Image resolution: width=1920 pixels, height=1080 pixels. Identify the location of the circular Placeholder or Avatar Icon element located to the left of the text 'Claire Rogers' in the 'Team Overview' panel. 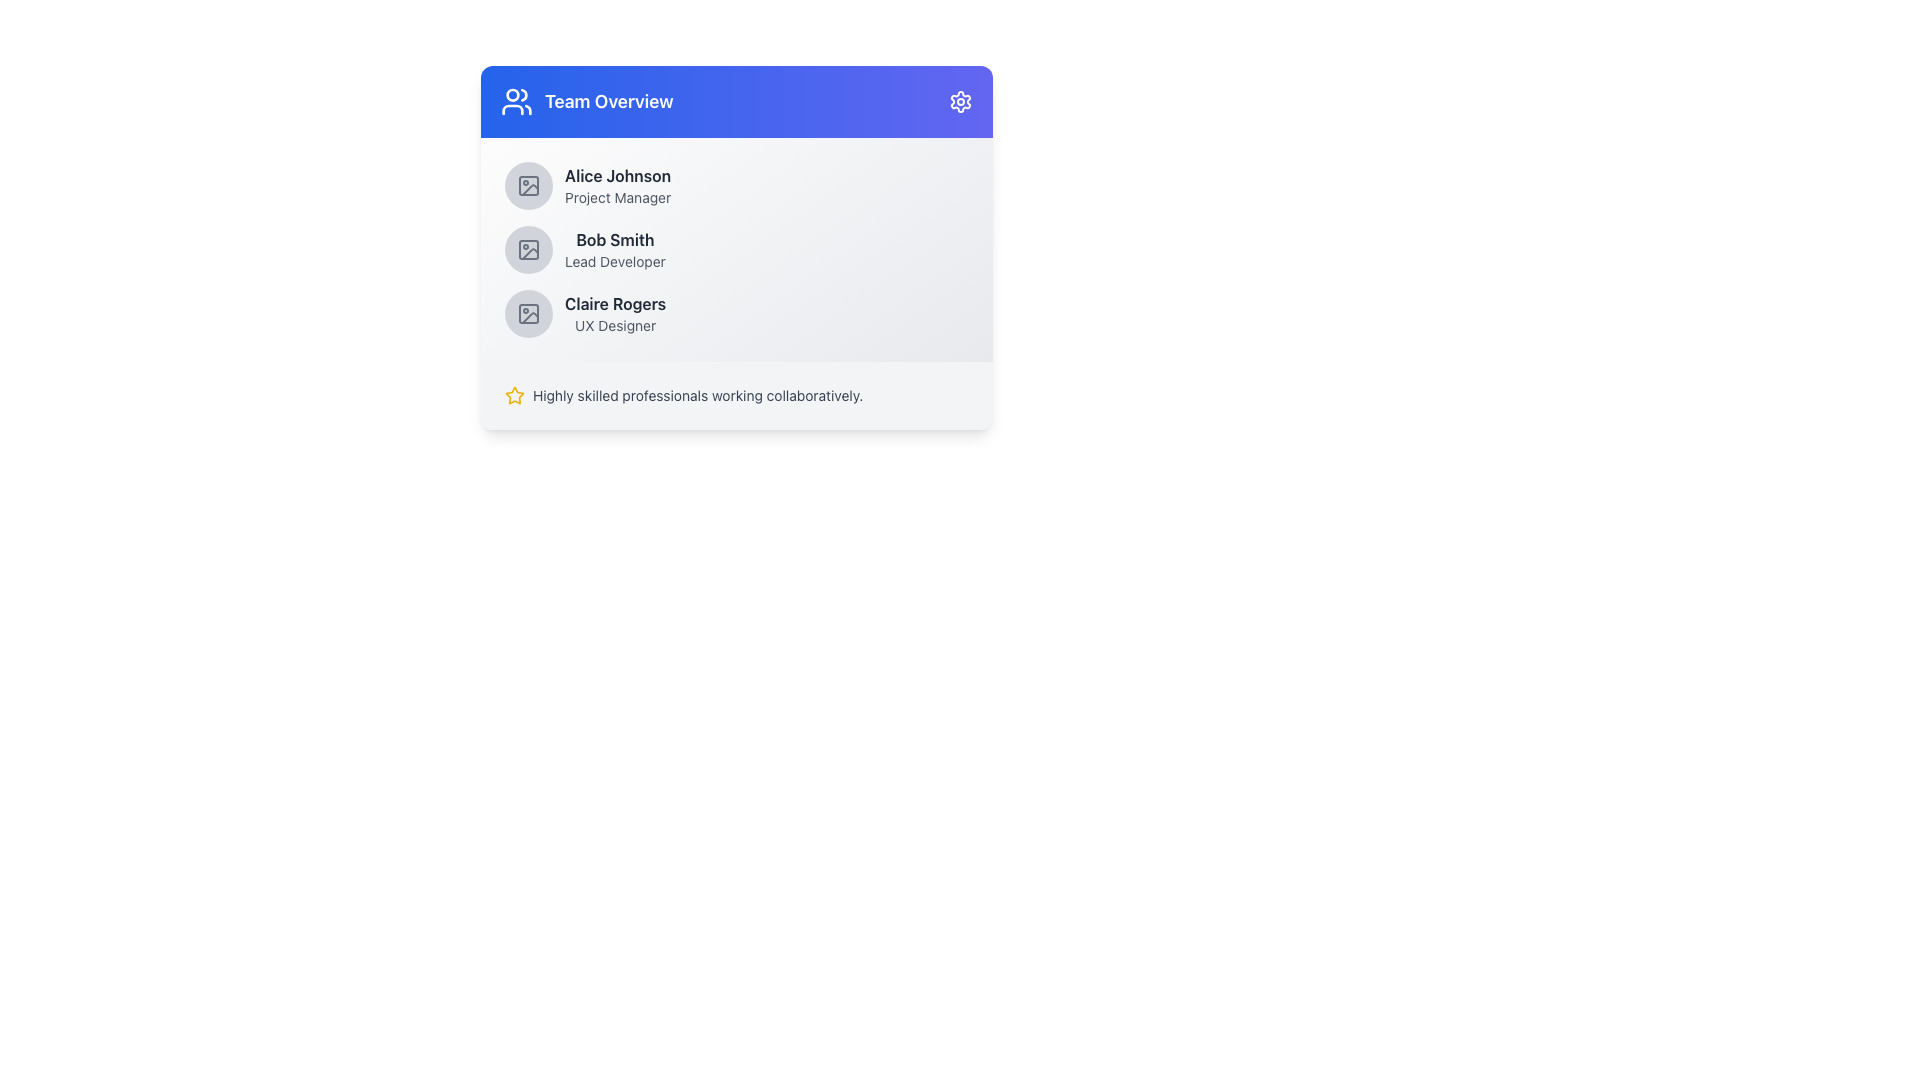
(528, 313).